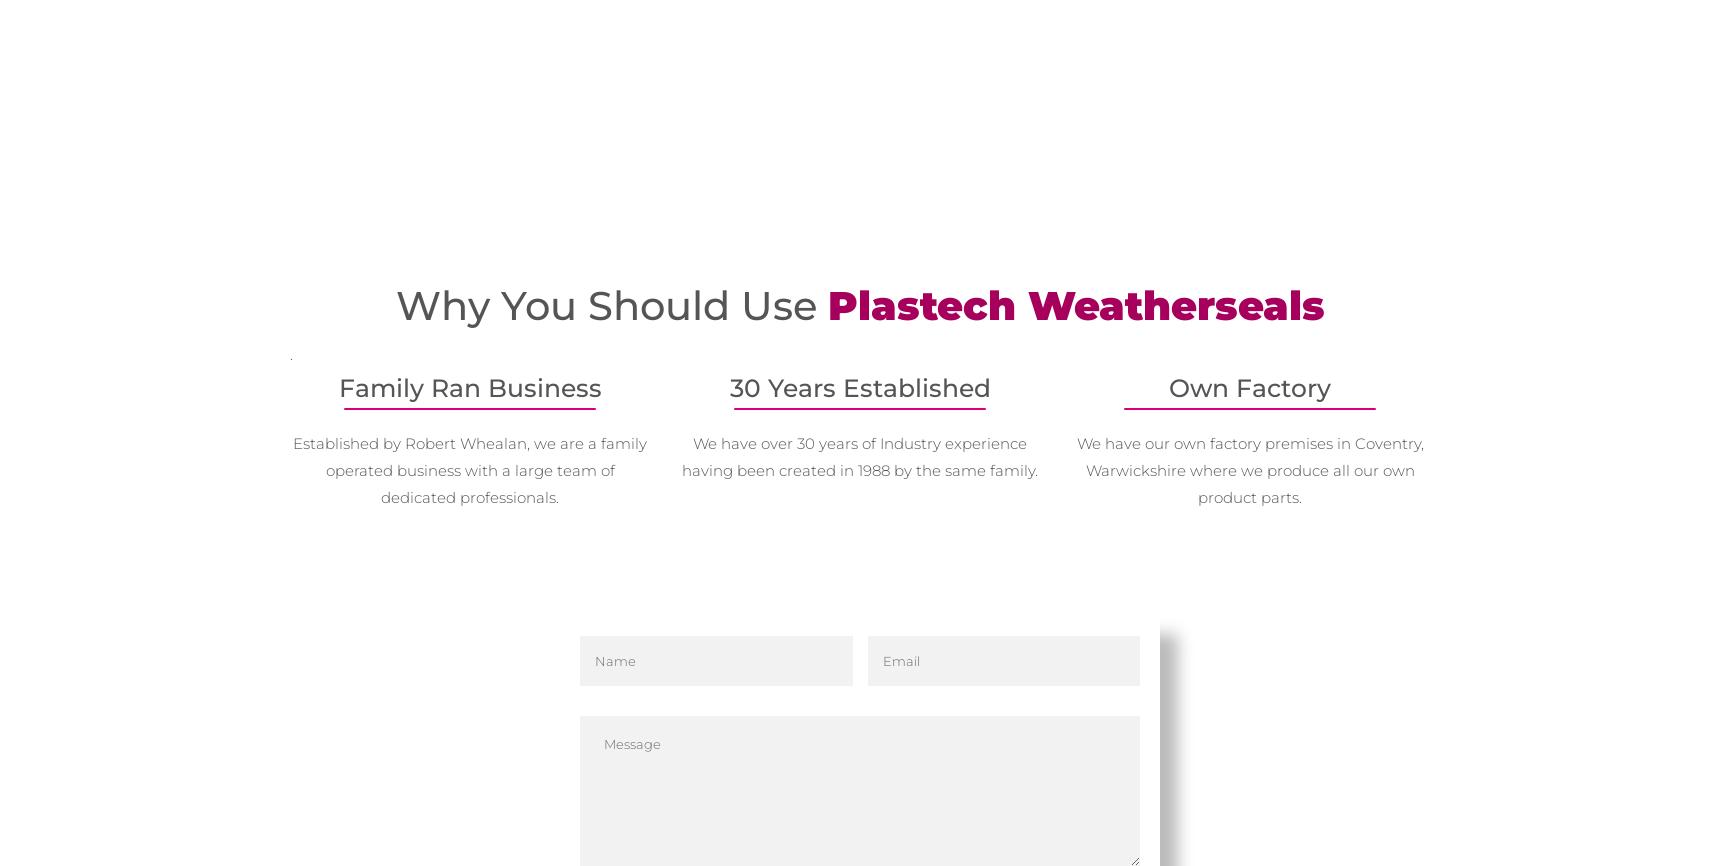  What do you see at coordinates (860, 456) in the screenshot?
I see `'We have over 30 years of Industry experience having been created in 1988 by the same family.'` at bounding box center [860, 456].